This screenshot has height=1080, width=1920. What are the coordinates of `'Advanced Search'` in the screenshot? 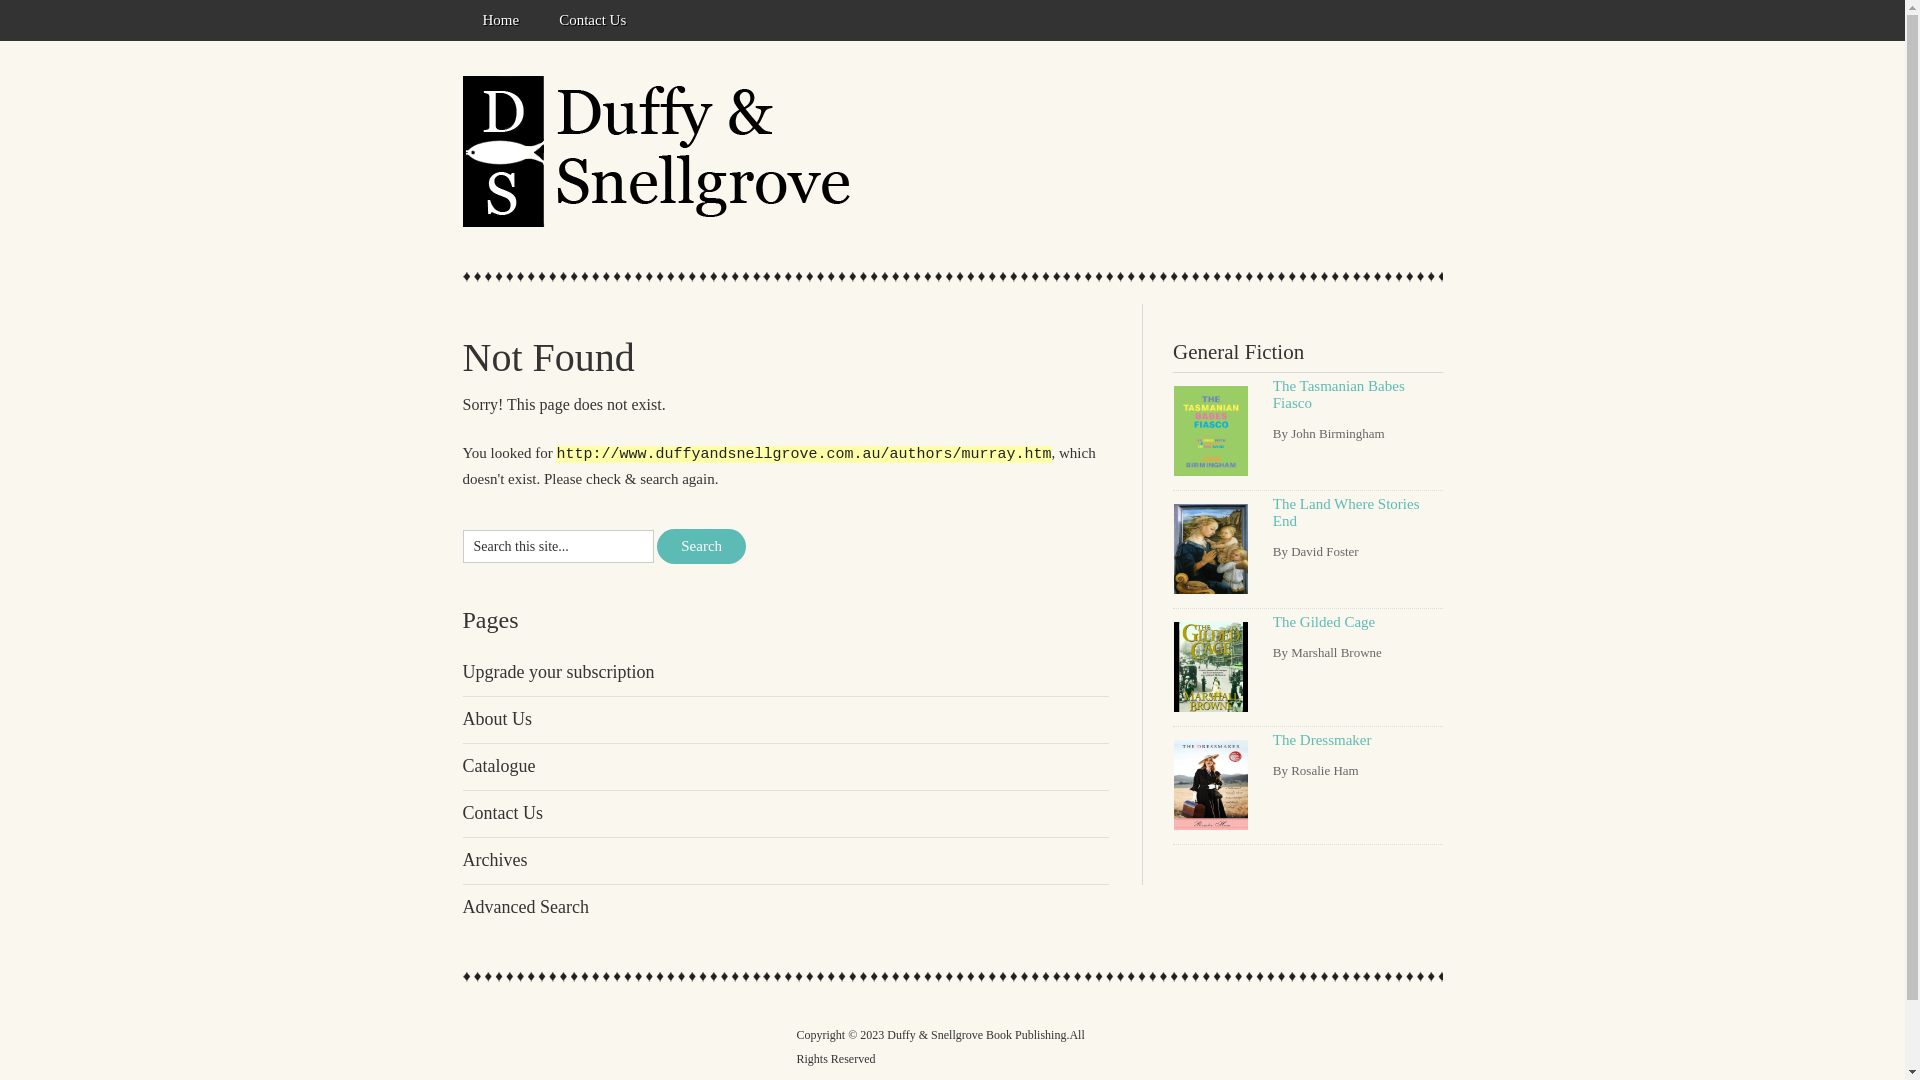 It's located at (524, 906).